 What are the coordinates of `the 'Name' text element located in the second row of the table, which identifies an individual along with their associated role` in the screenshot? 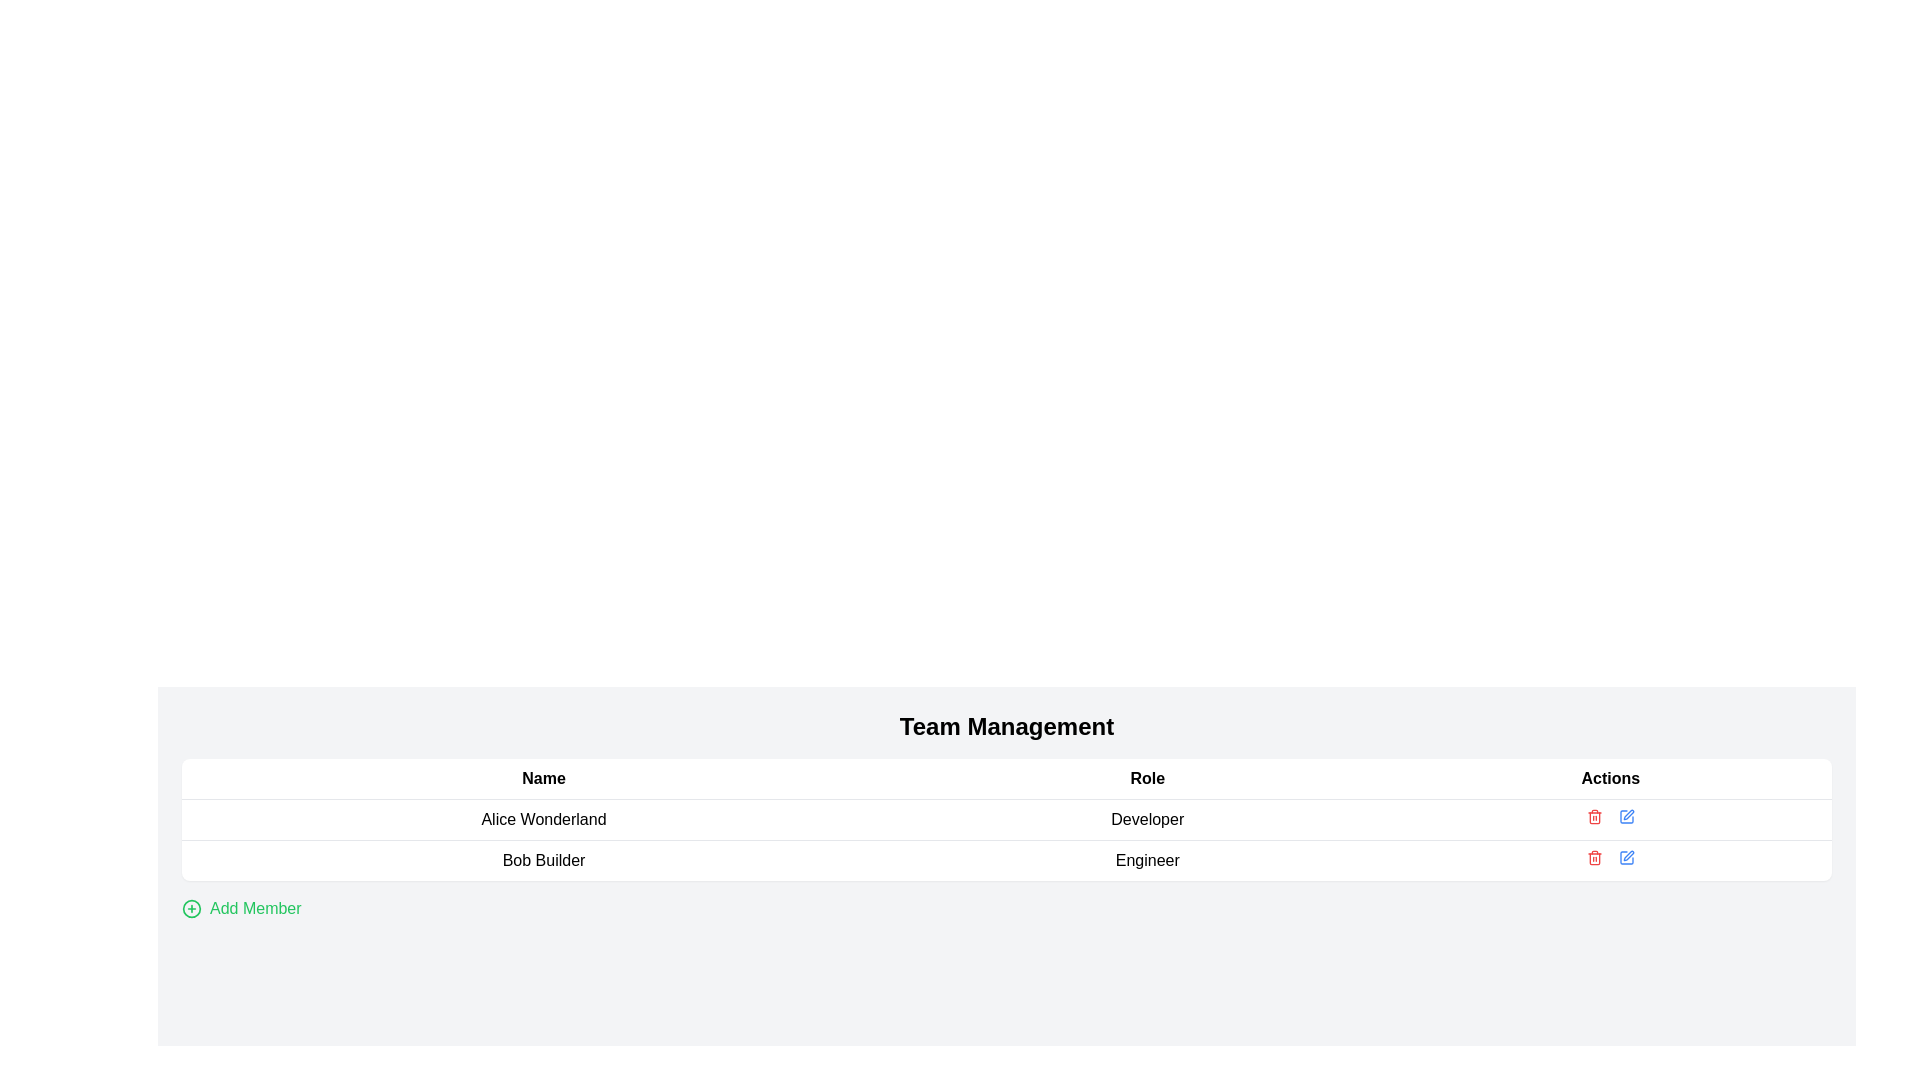 It's located at (543, 859).